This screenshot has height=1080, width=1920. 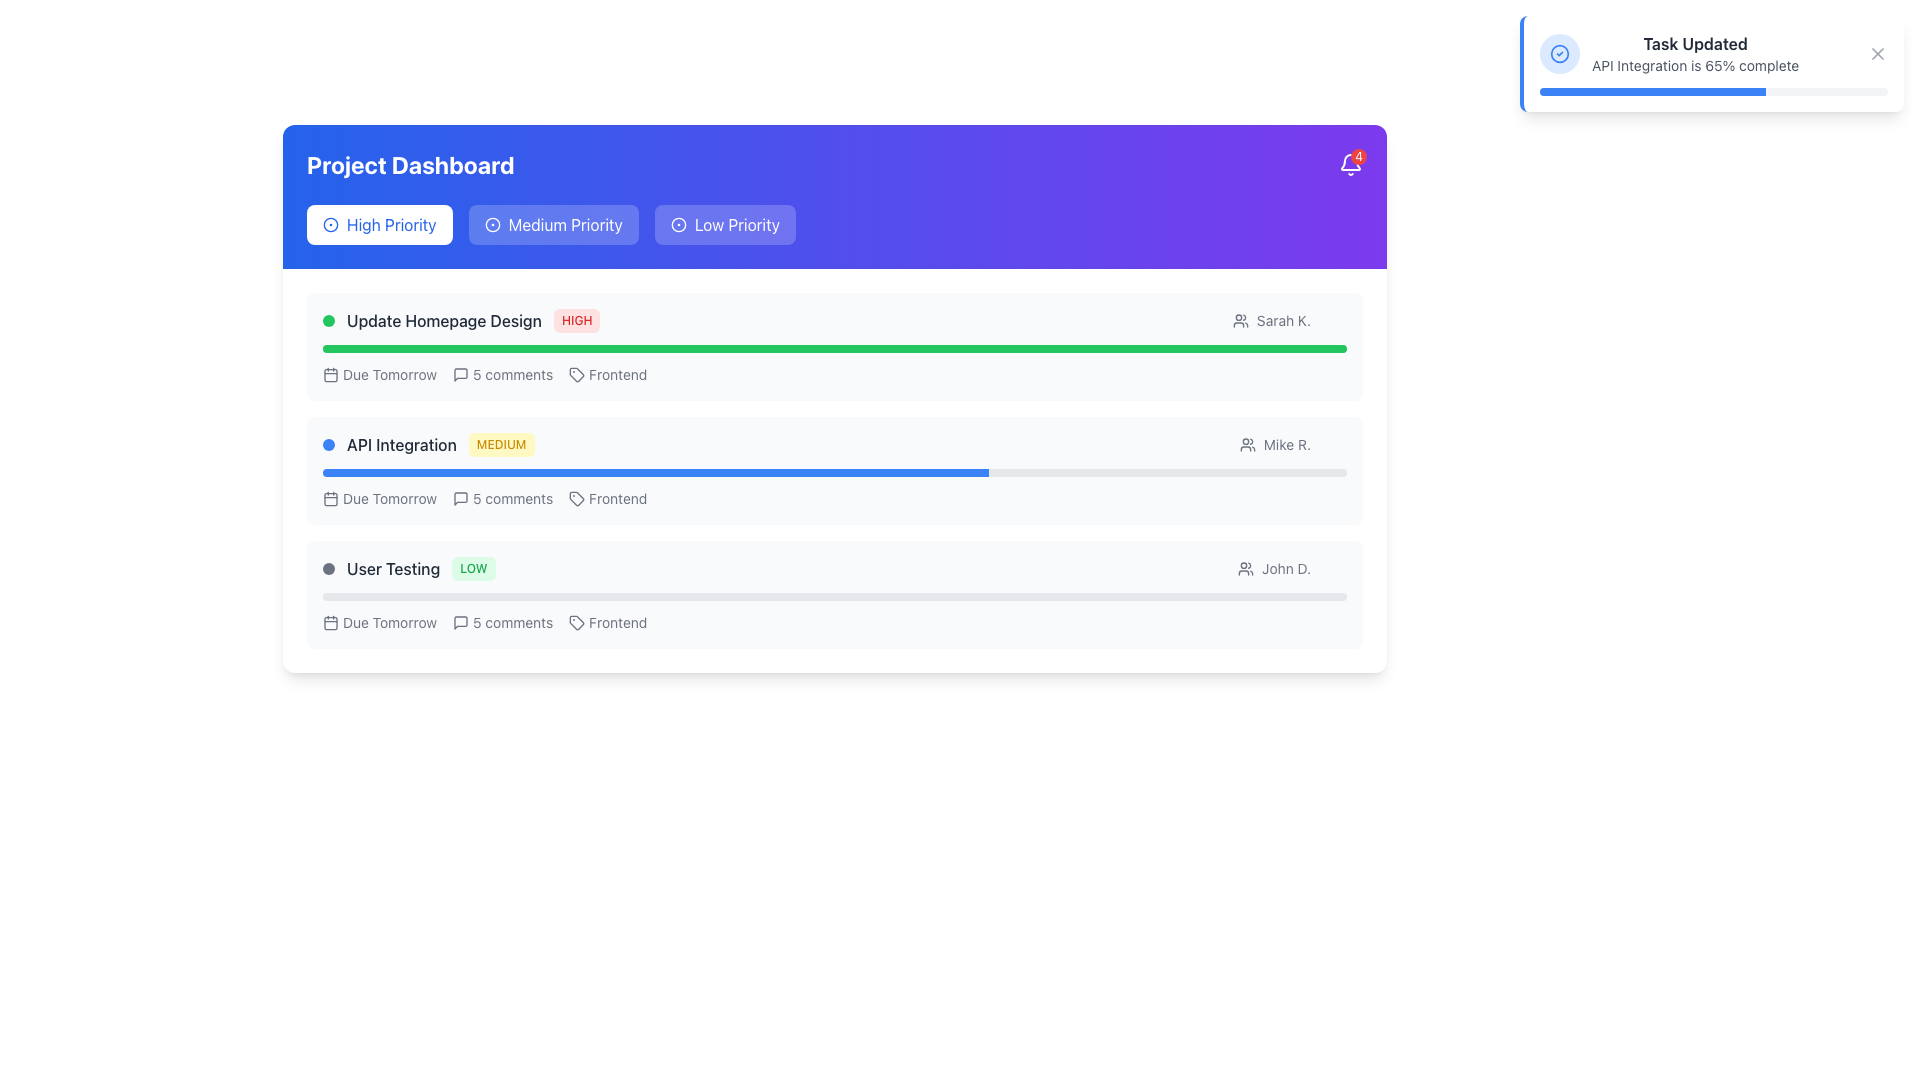 What do you see at coordinates (380, 497) in the screenshot?
I see `the text with icon combination that indicates the due date for the 'API Integration' task, which is centrally located in the dashboard and appears before the '5 comments' and 'Frontend' tags` at bounding box center [380, 497].